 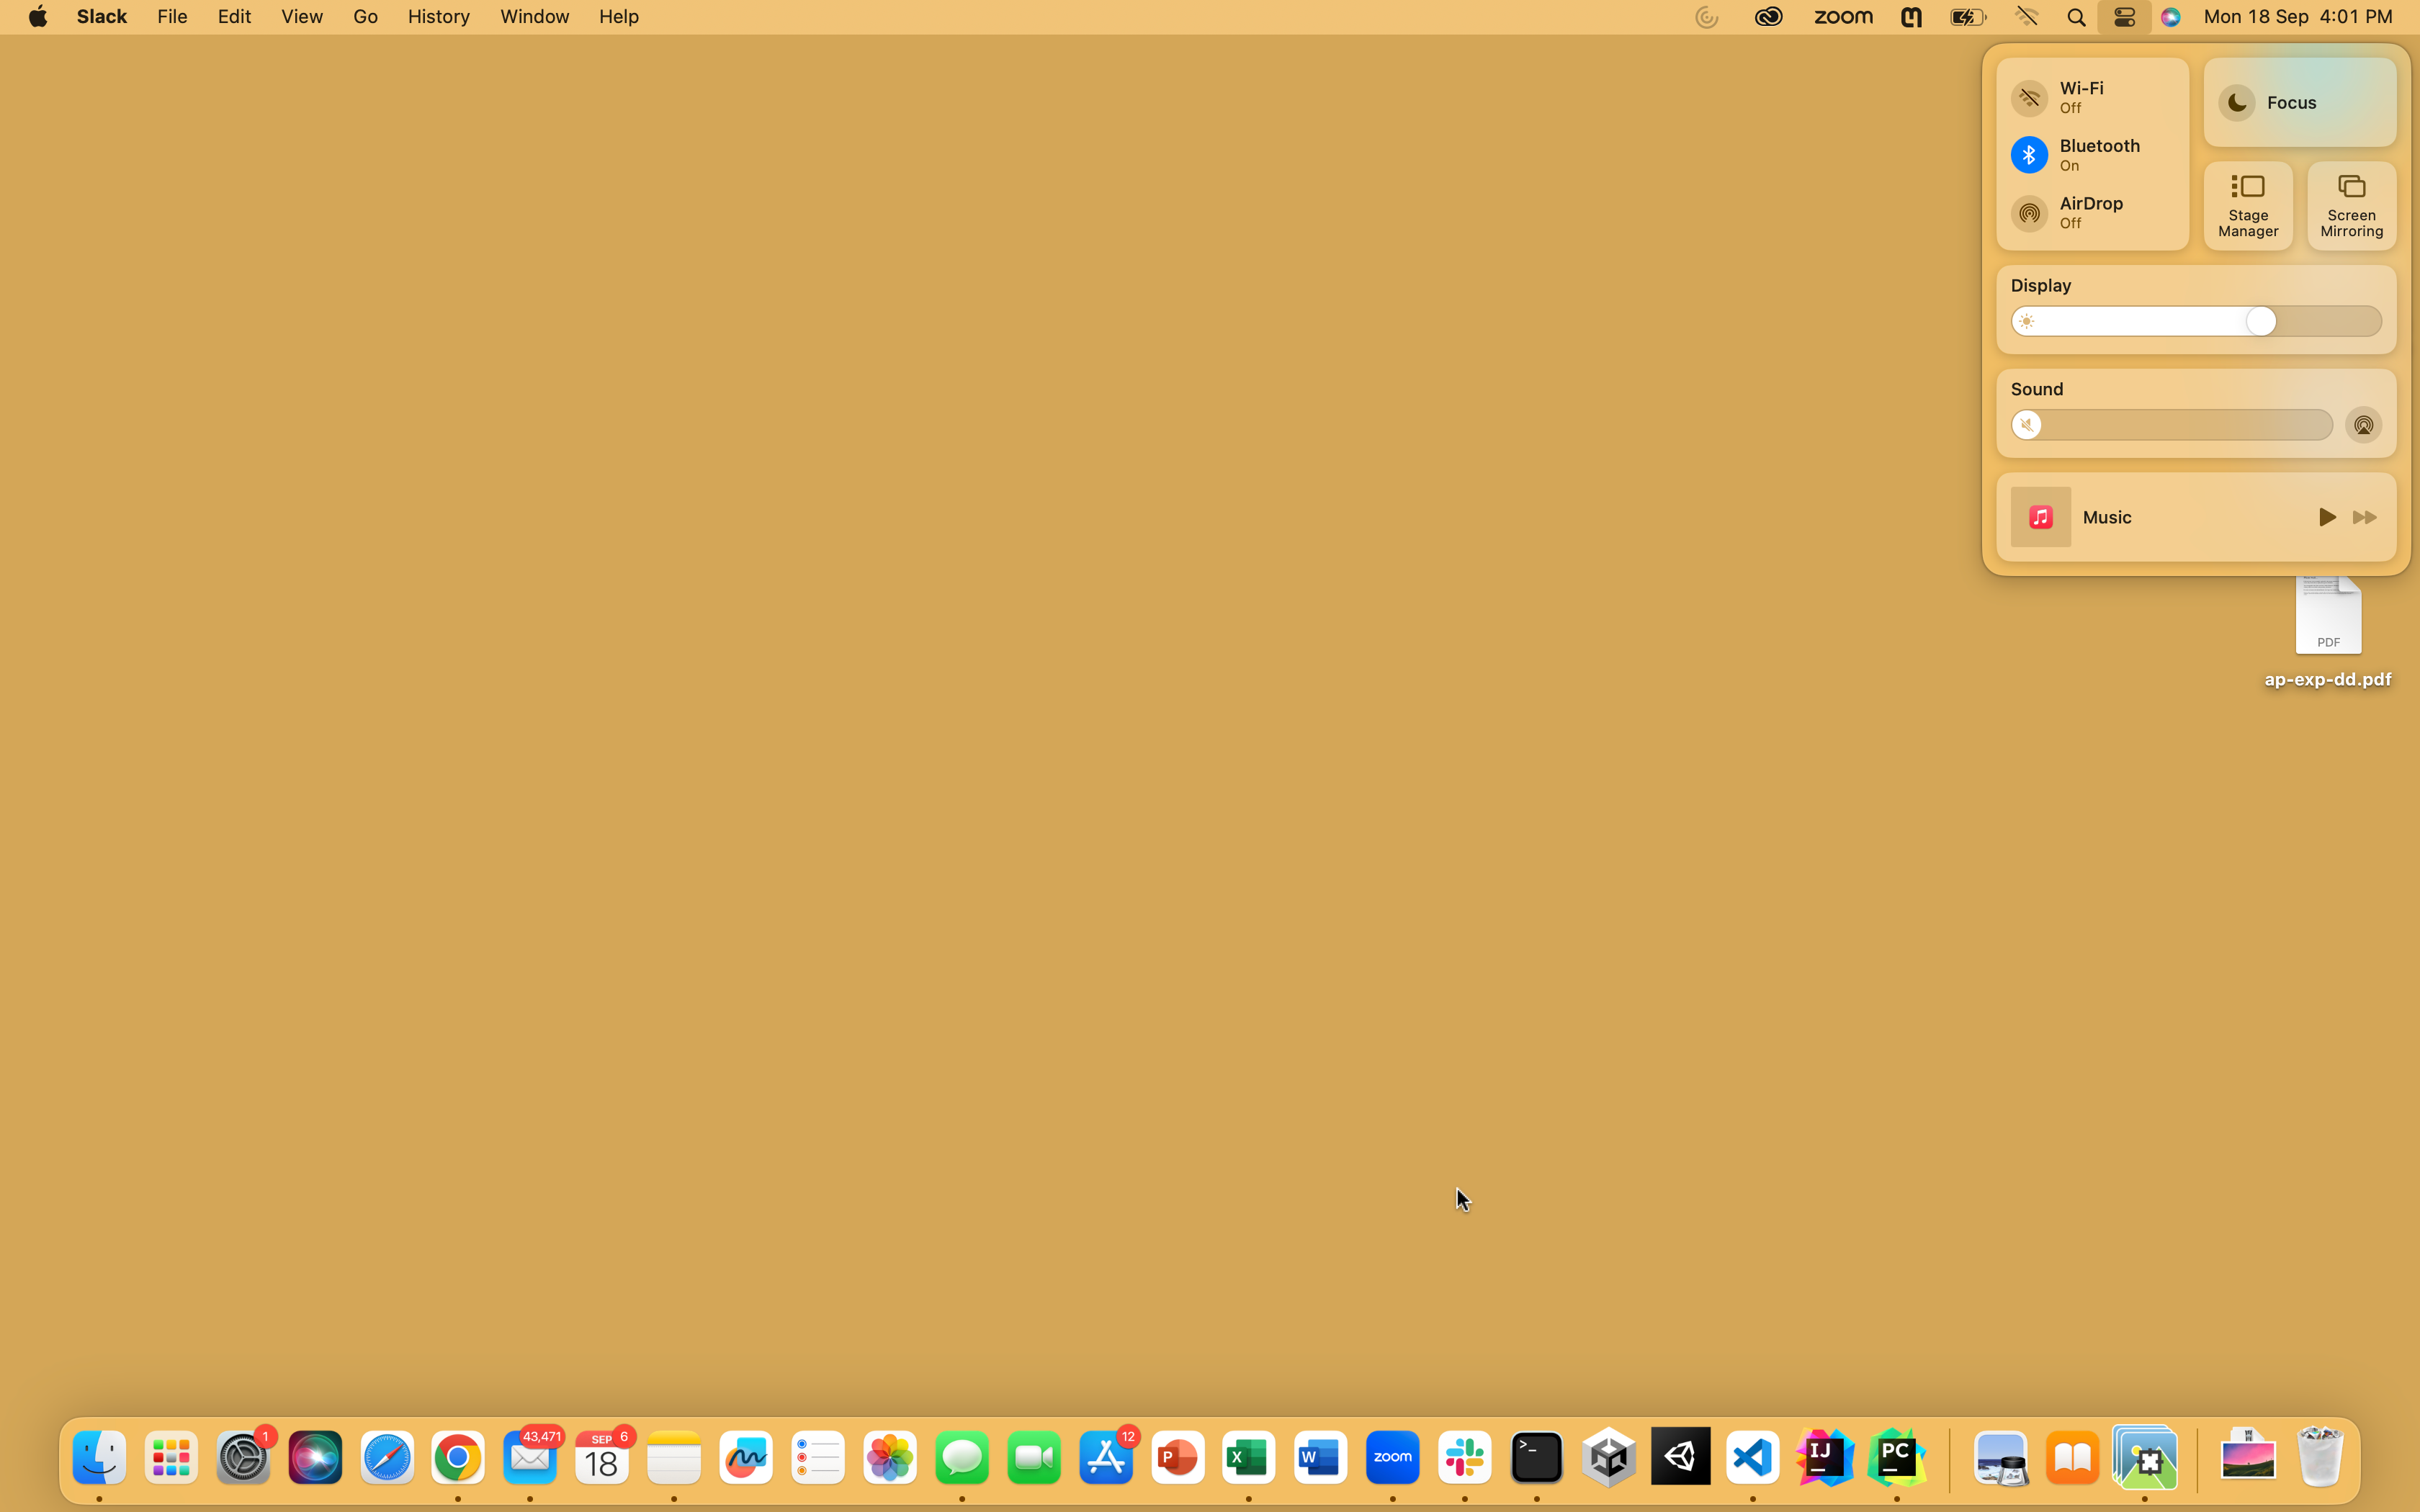 What do you see at coordinates (2090, 89) in the screenshot?
I see `Connect to a new wifi network` at bounding box center [2090, 89].